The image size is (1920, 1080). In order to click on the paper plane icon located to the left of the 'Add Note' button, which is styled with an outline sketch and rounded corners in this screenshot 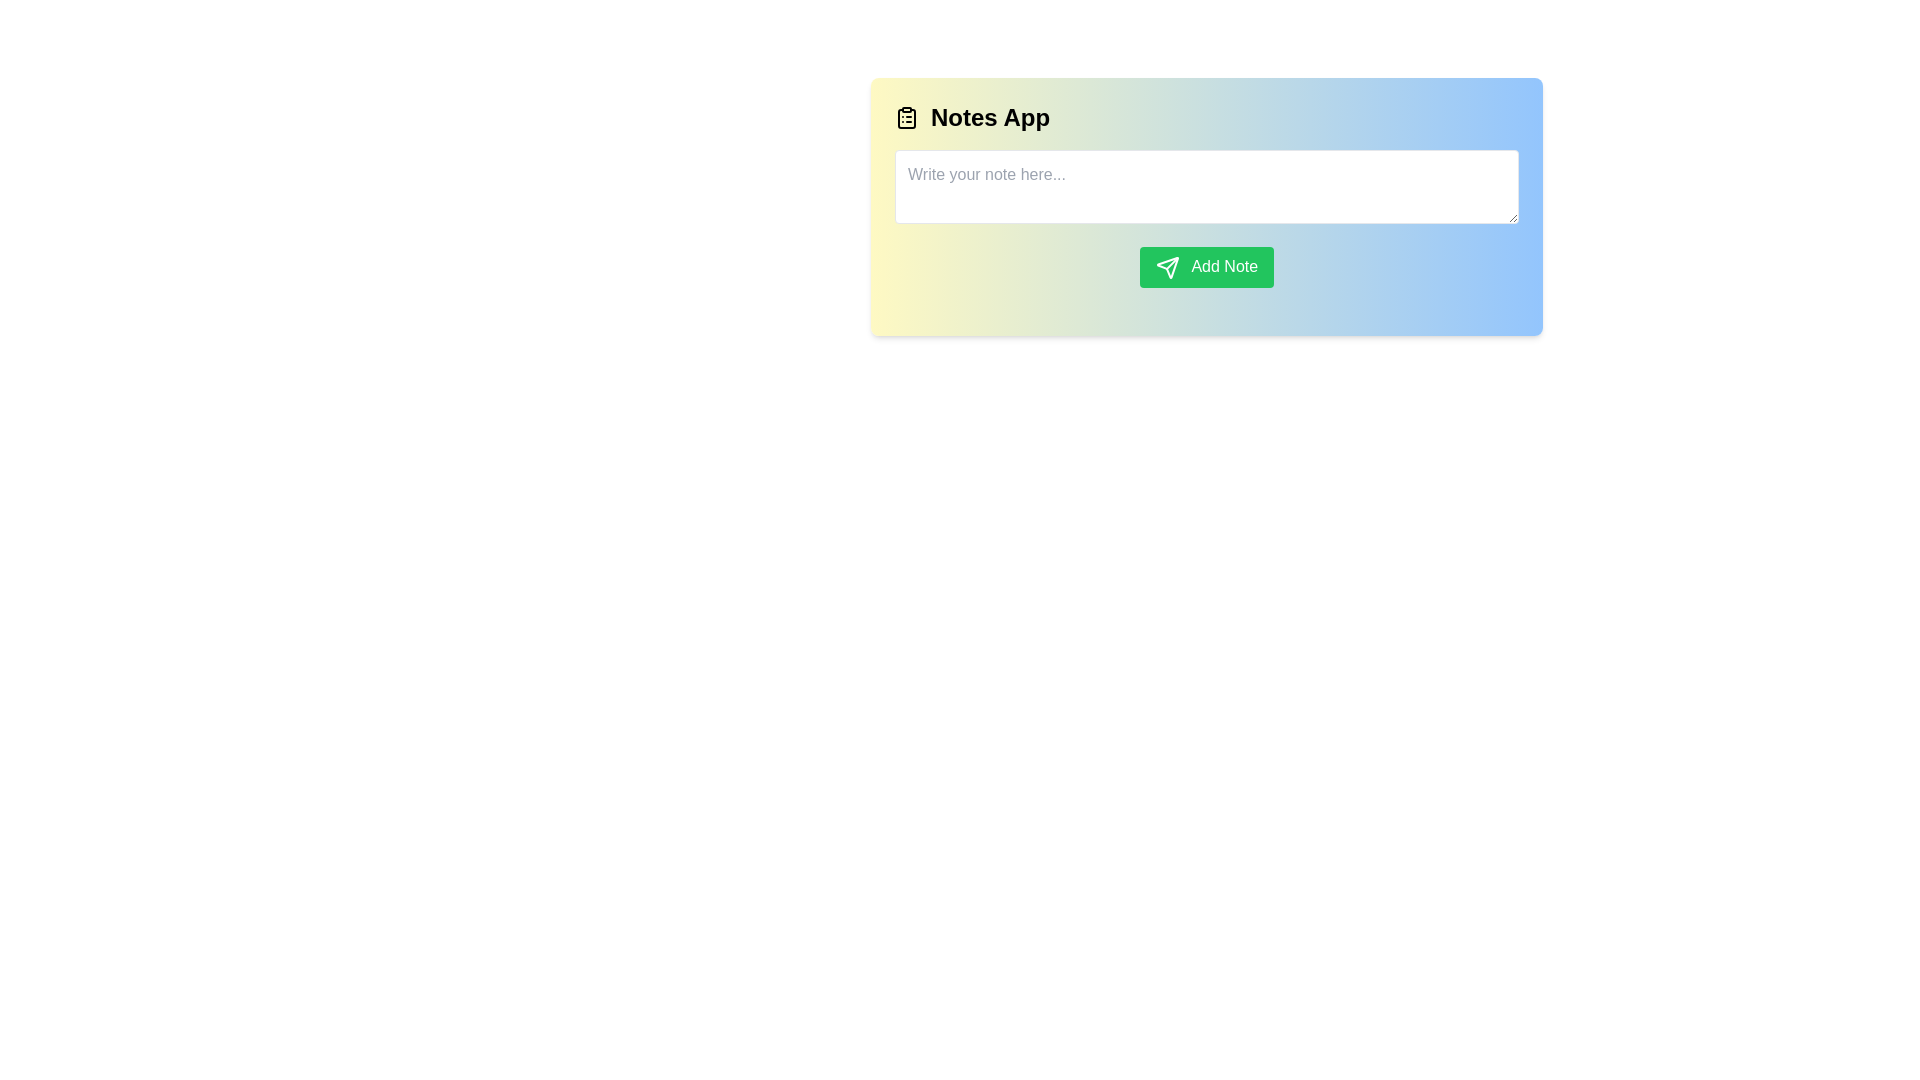, I will do `click(1167, 266)`.